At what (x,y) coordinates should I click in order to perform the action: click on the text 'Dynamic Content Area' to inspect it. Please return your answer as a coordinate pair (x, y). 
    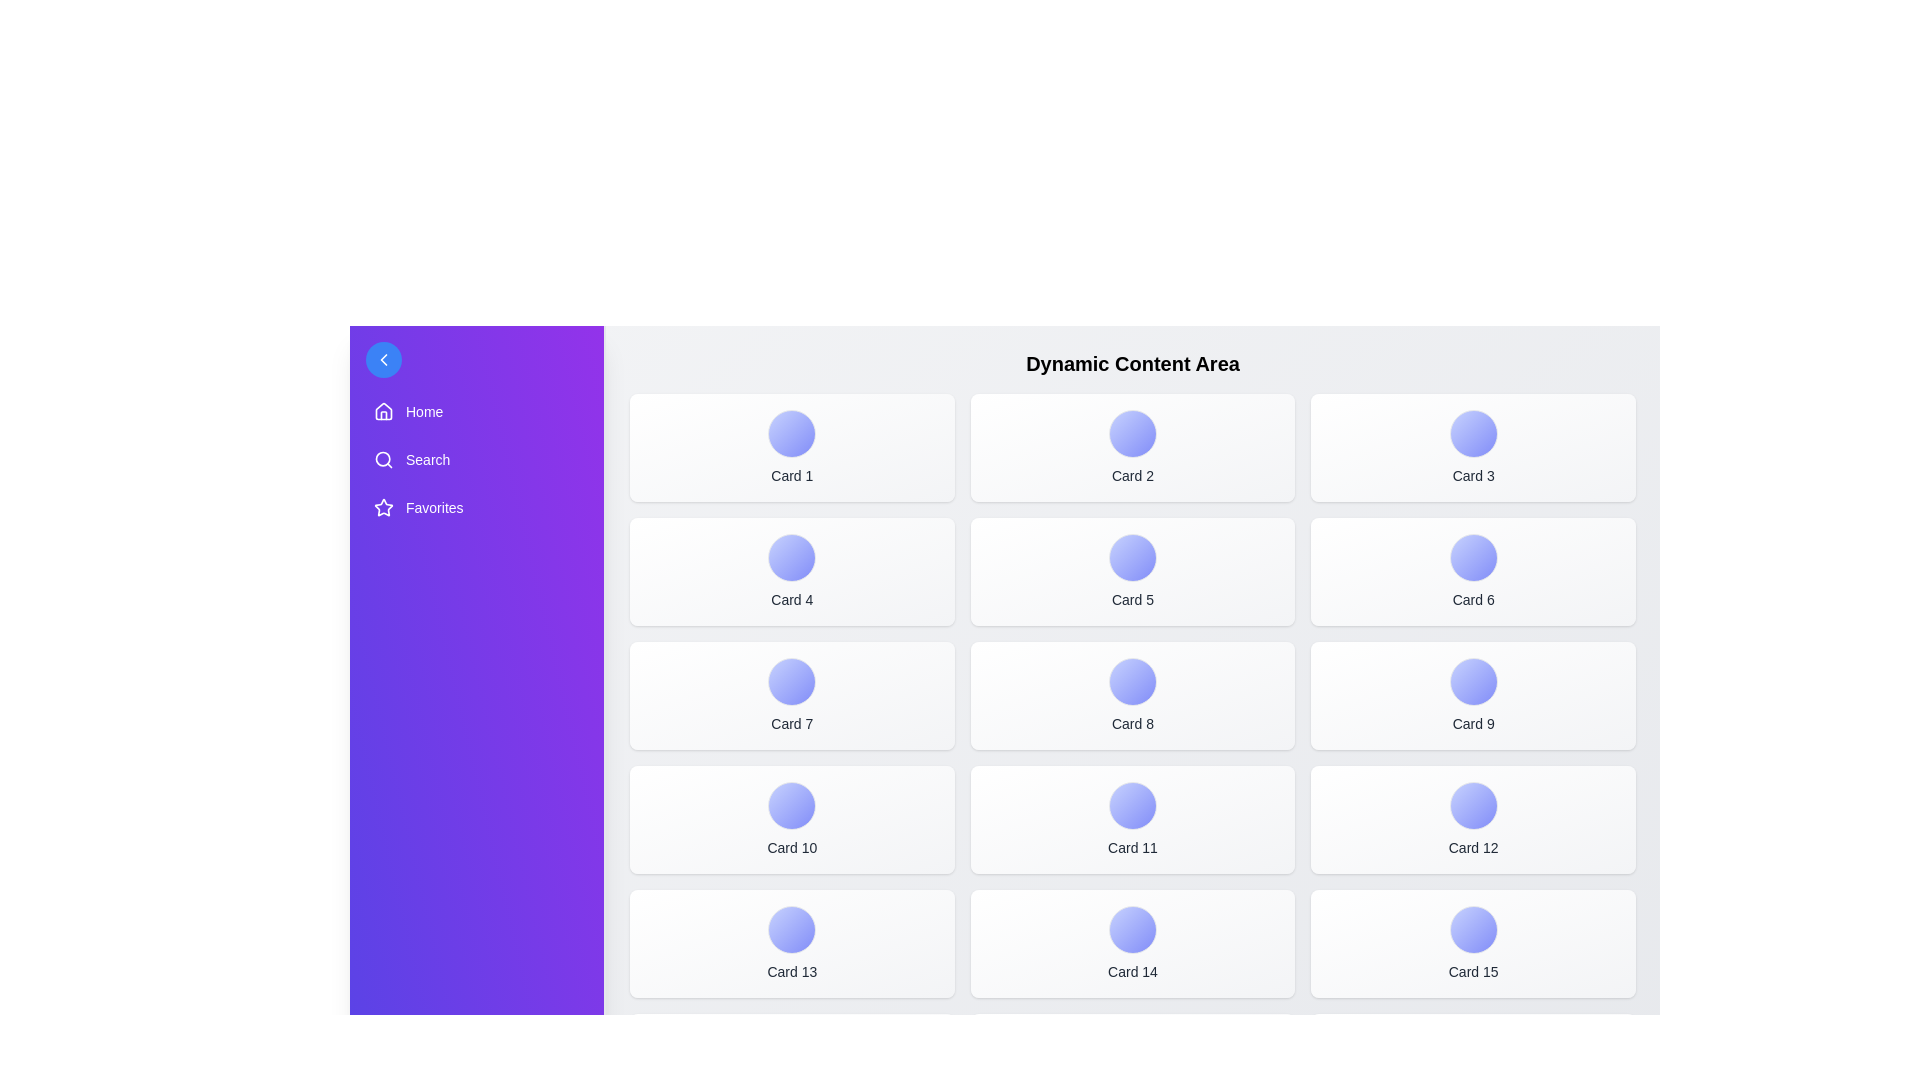
    Looking at the image, I should click on (1132, 363).